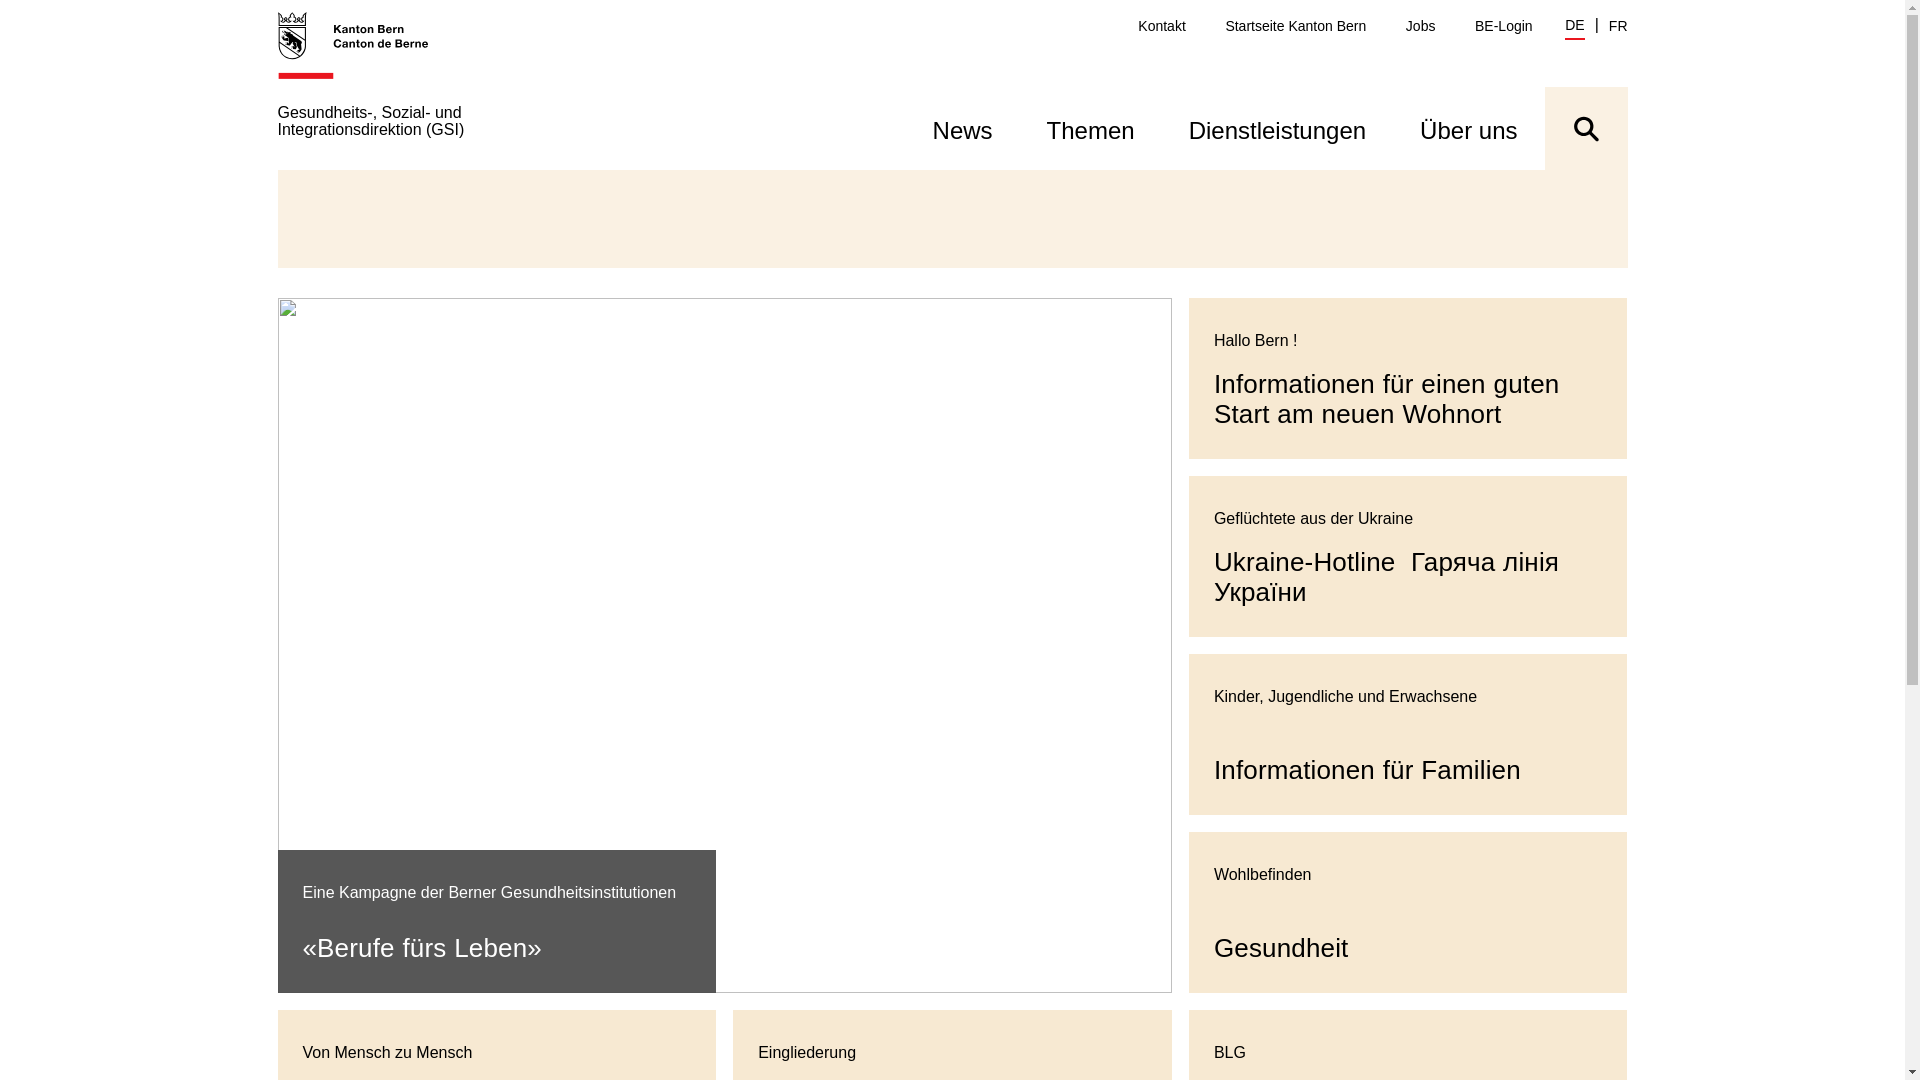  Describe the element at coordinates (1419, 26) in the screenshot. I see `'Jobs'` at that location.